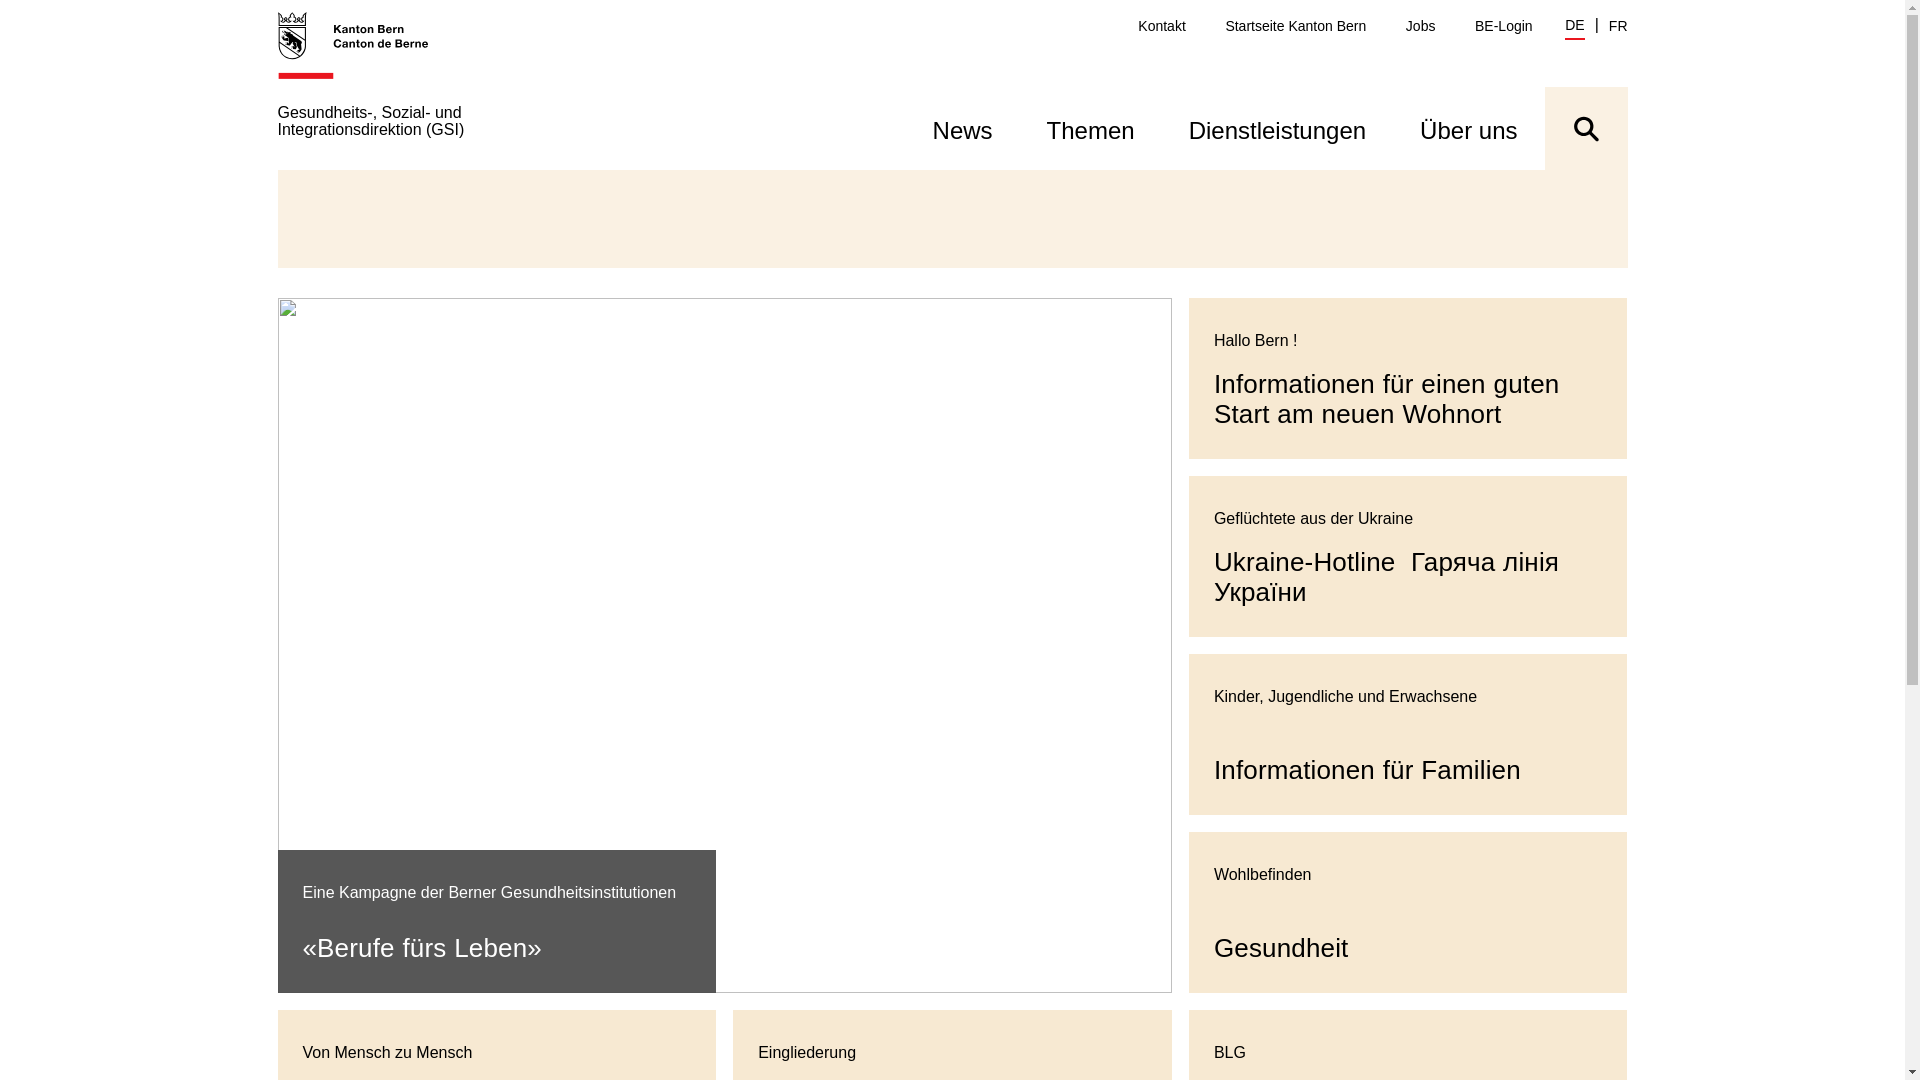  Describe the element at coordinates (1419, 26) in the screenshot. I see `'Jobs'` at that location.